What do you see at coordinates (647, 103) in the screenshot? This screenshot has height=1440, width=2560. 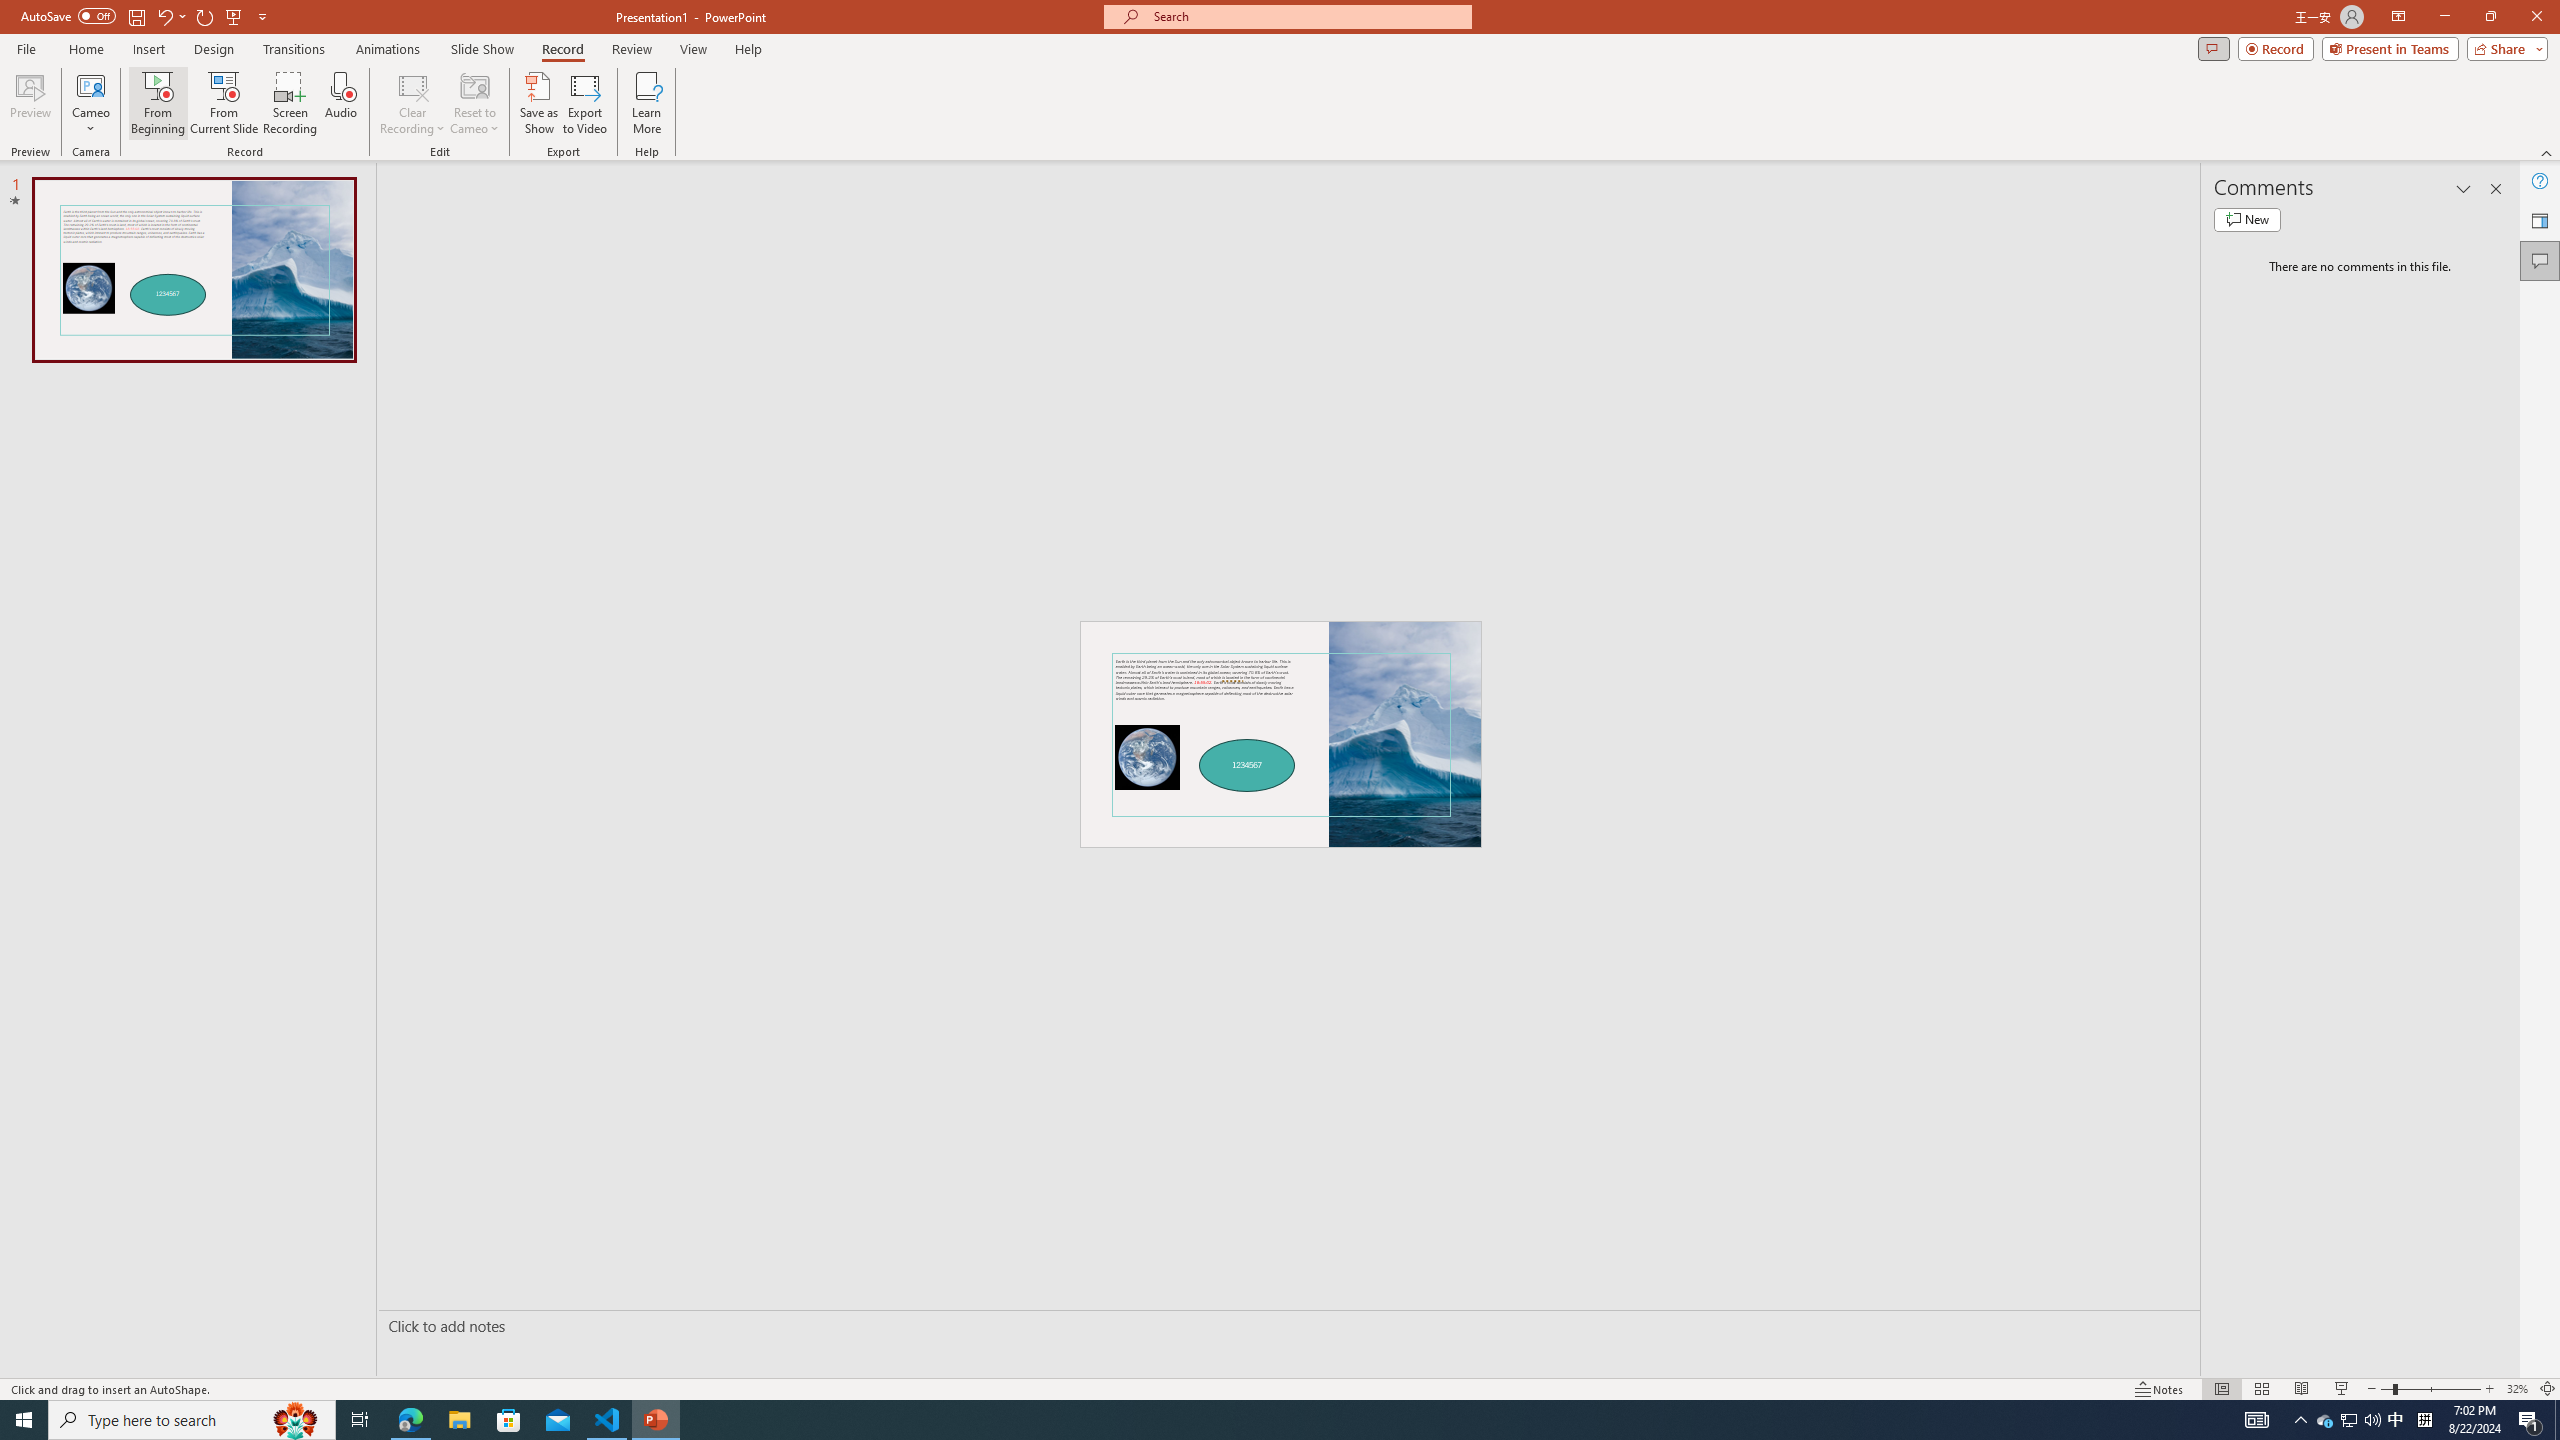 I see `'Learn More'` at bounding box center [647, 103].